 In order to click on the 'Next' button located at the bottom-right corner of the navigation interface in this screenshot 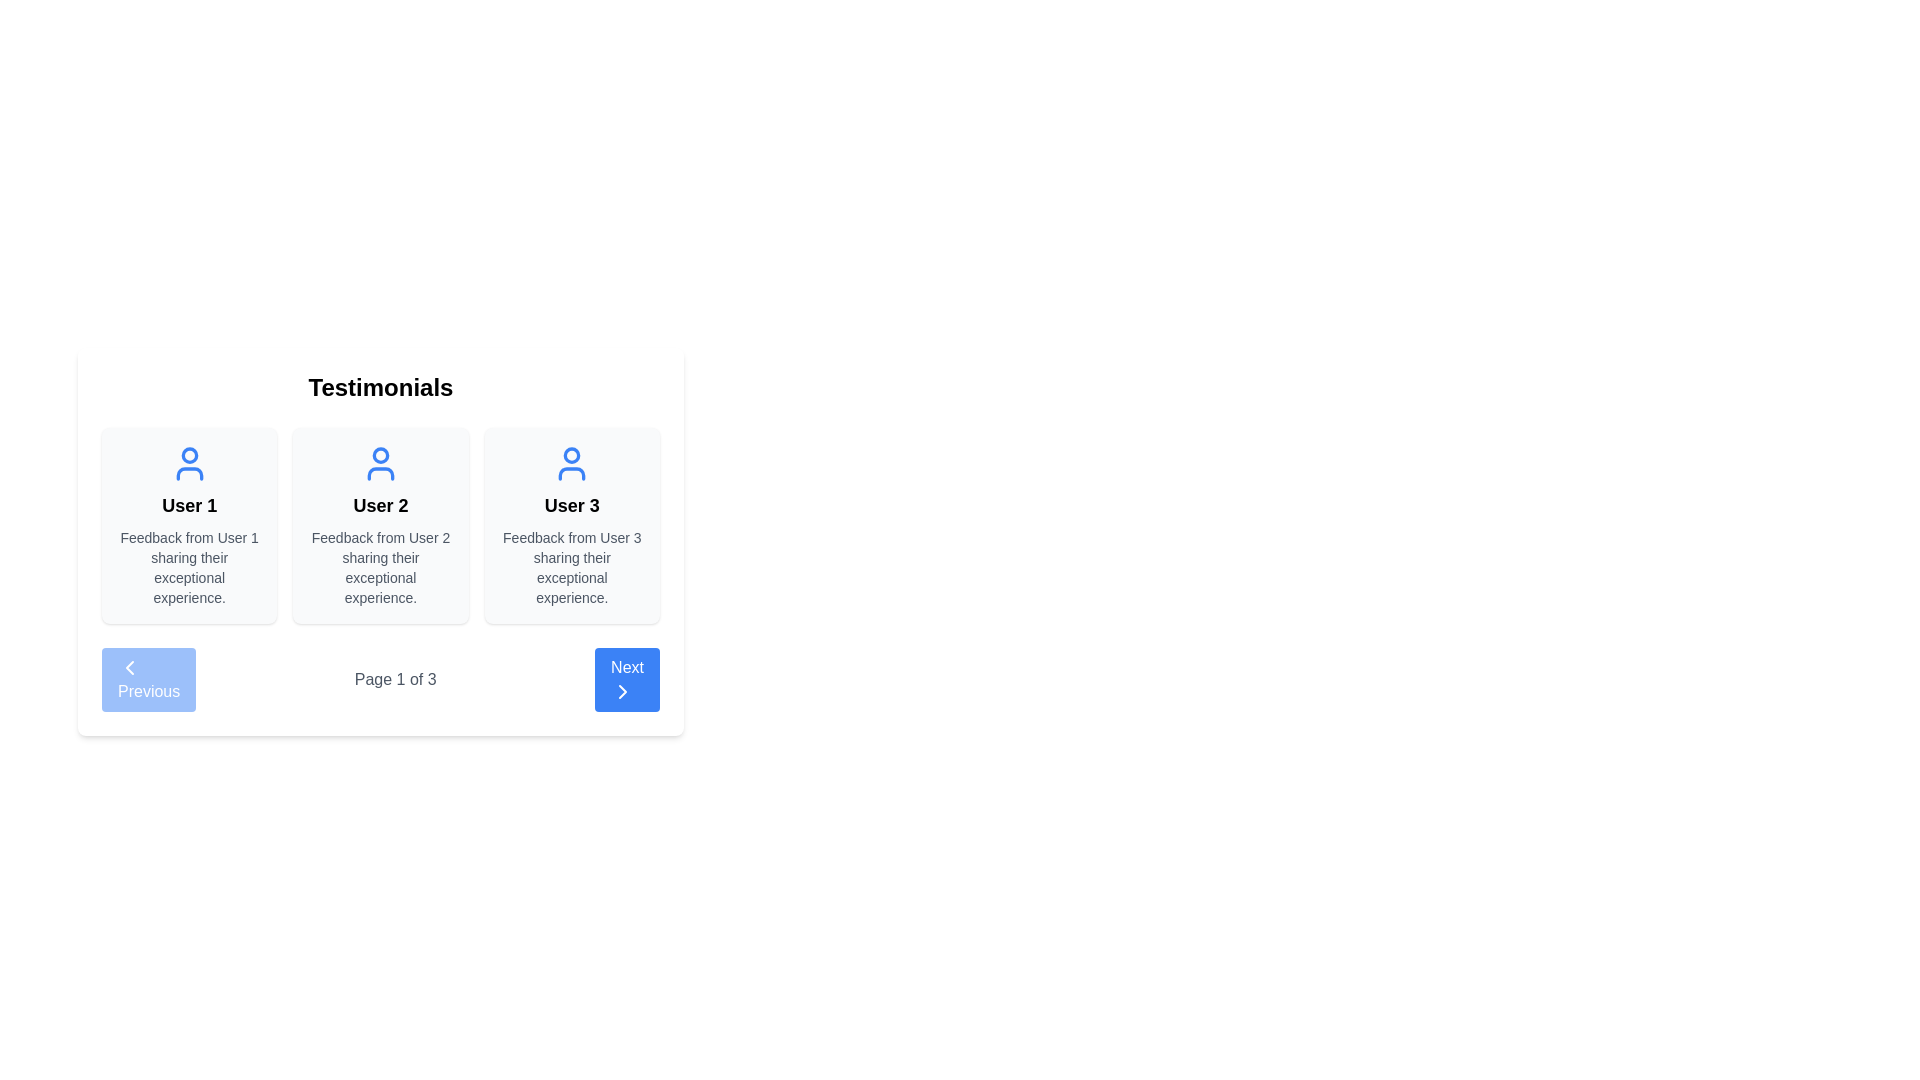, I will do `click(626, 678)`.